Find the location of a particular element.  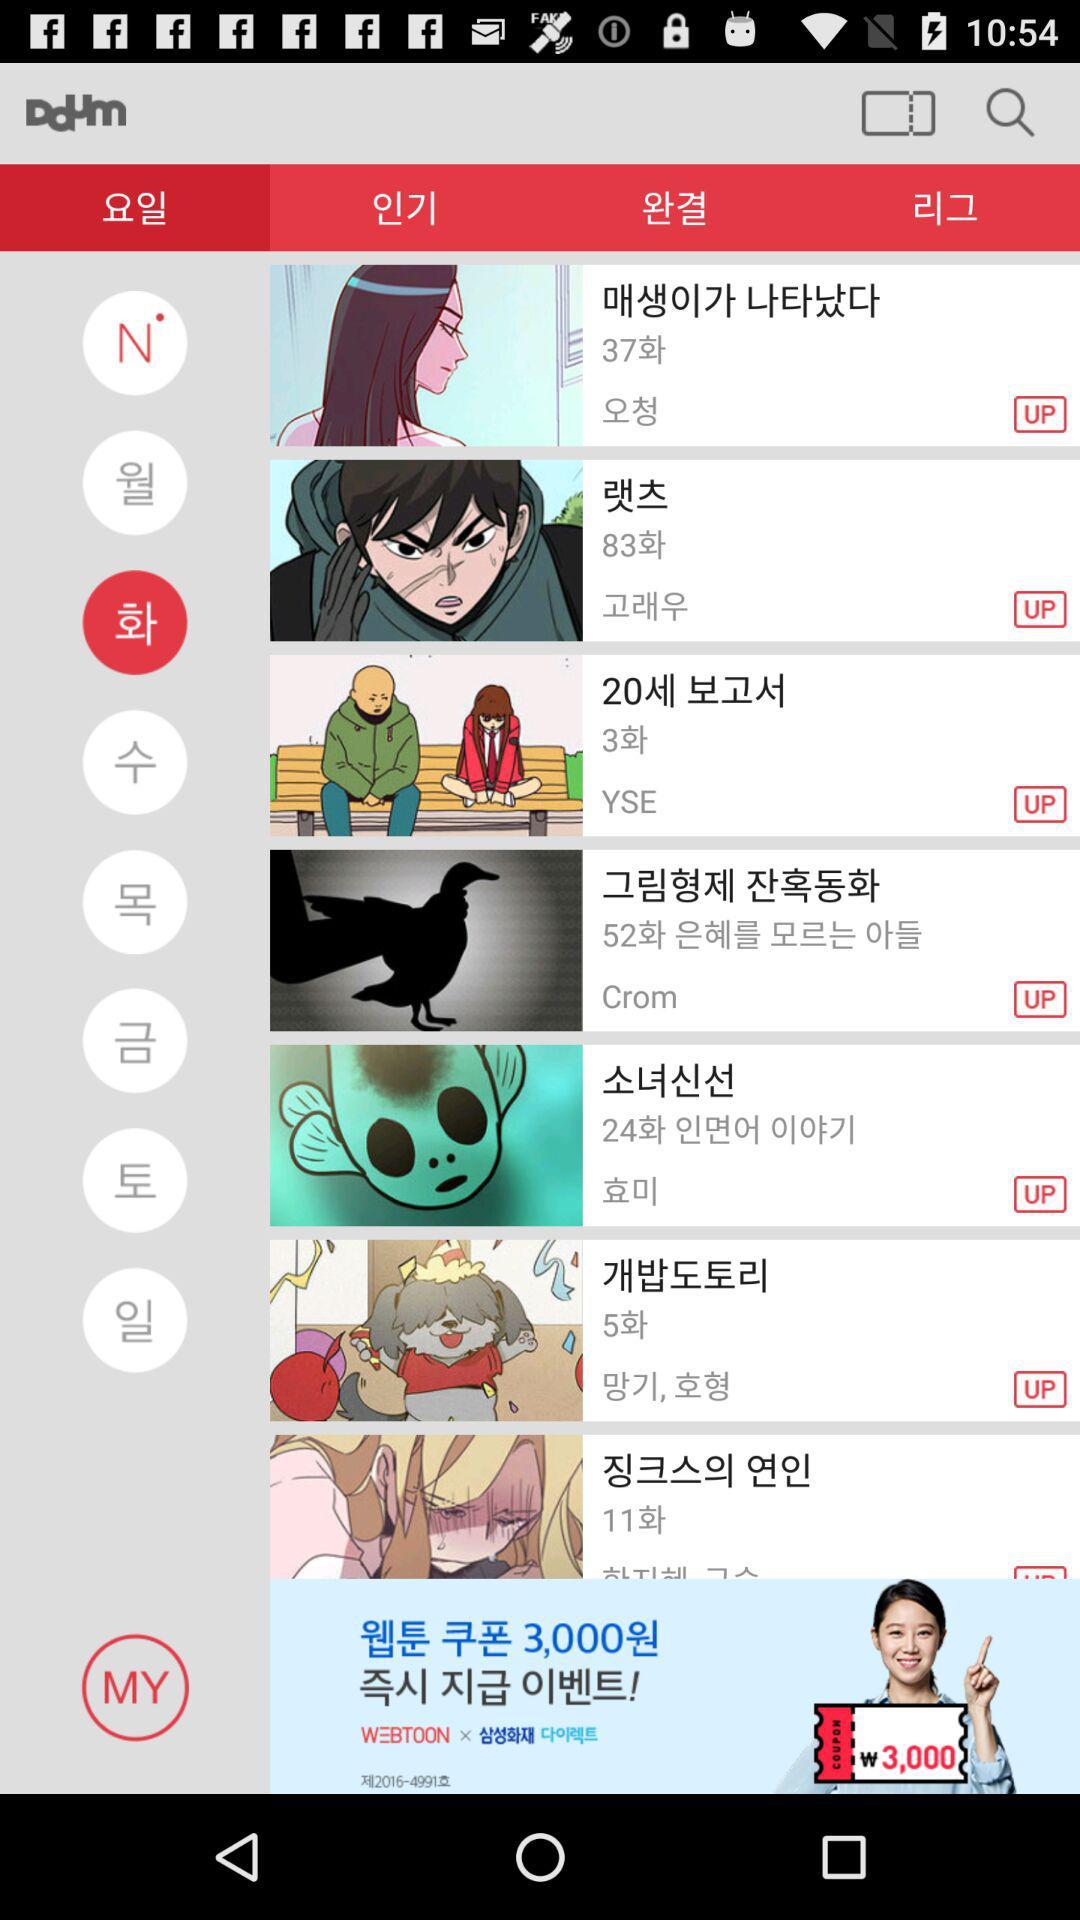

the second up button from the top is located at coordinates (1045, 614).